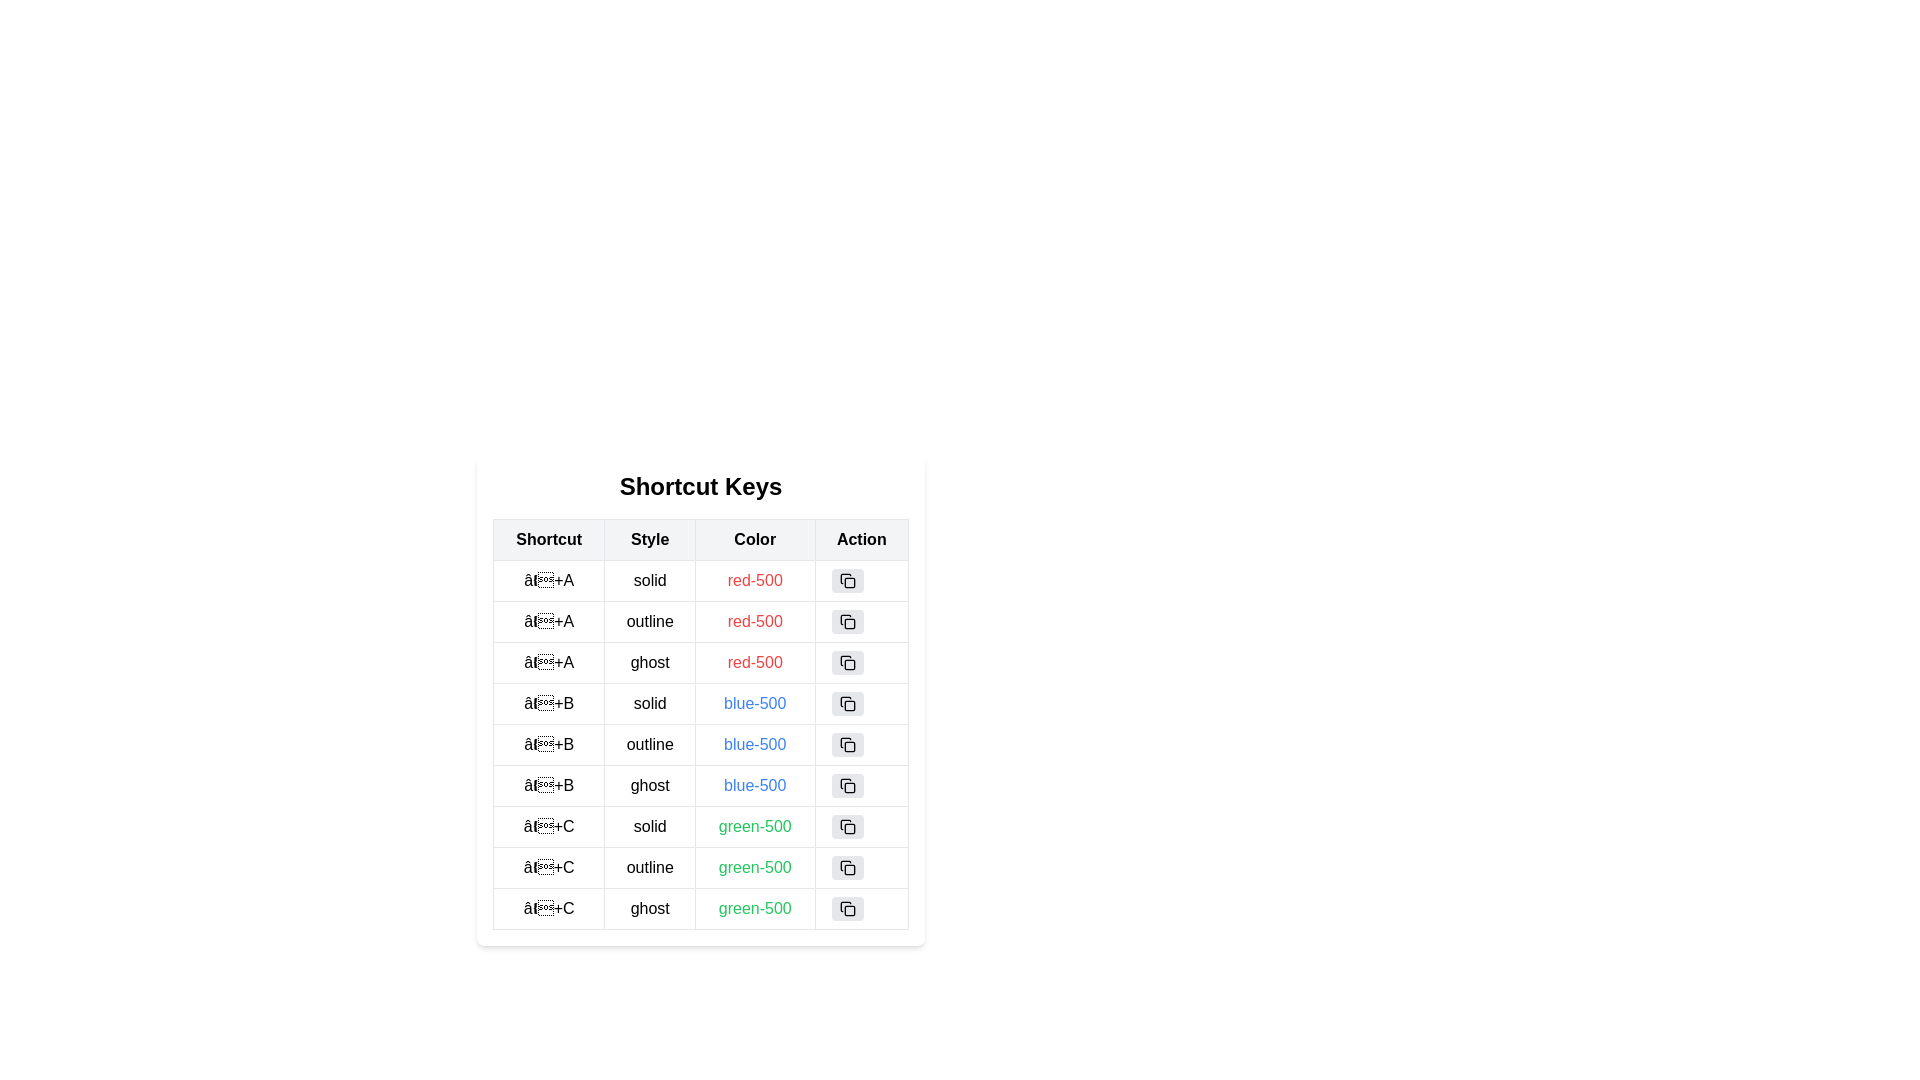  I want to click on the static text label displaying 'outline' in the 'Style' column of the 'Shortcut Keys' table, located in the last group of rows for the shortcut '⌘+C', so click(650, 866).